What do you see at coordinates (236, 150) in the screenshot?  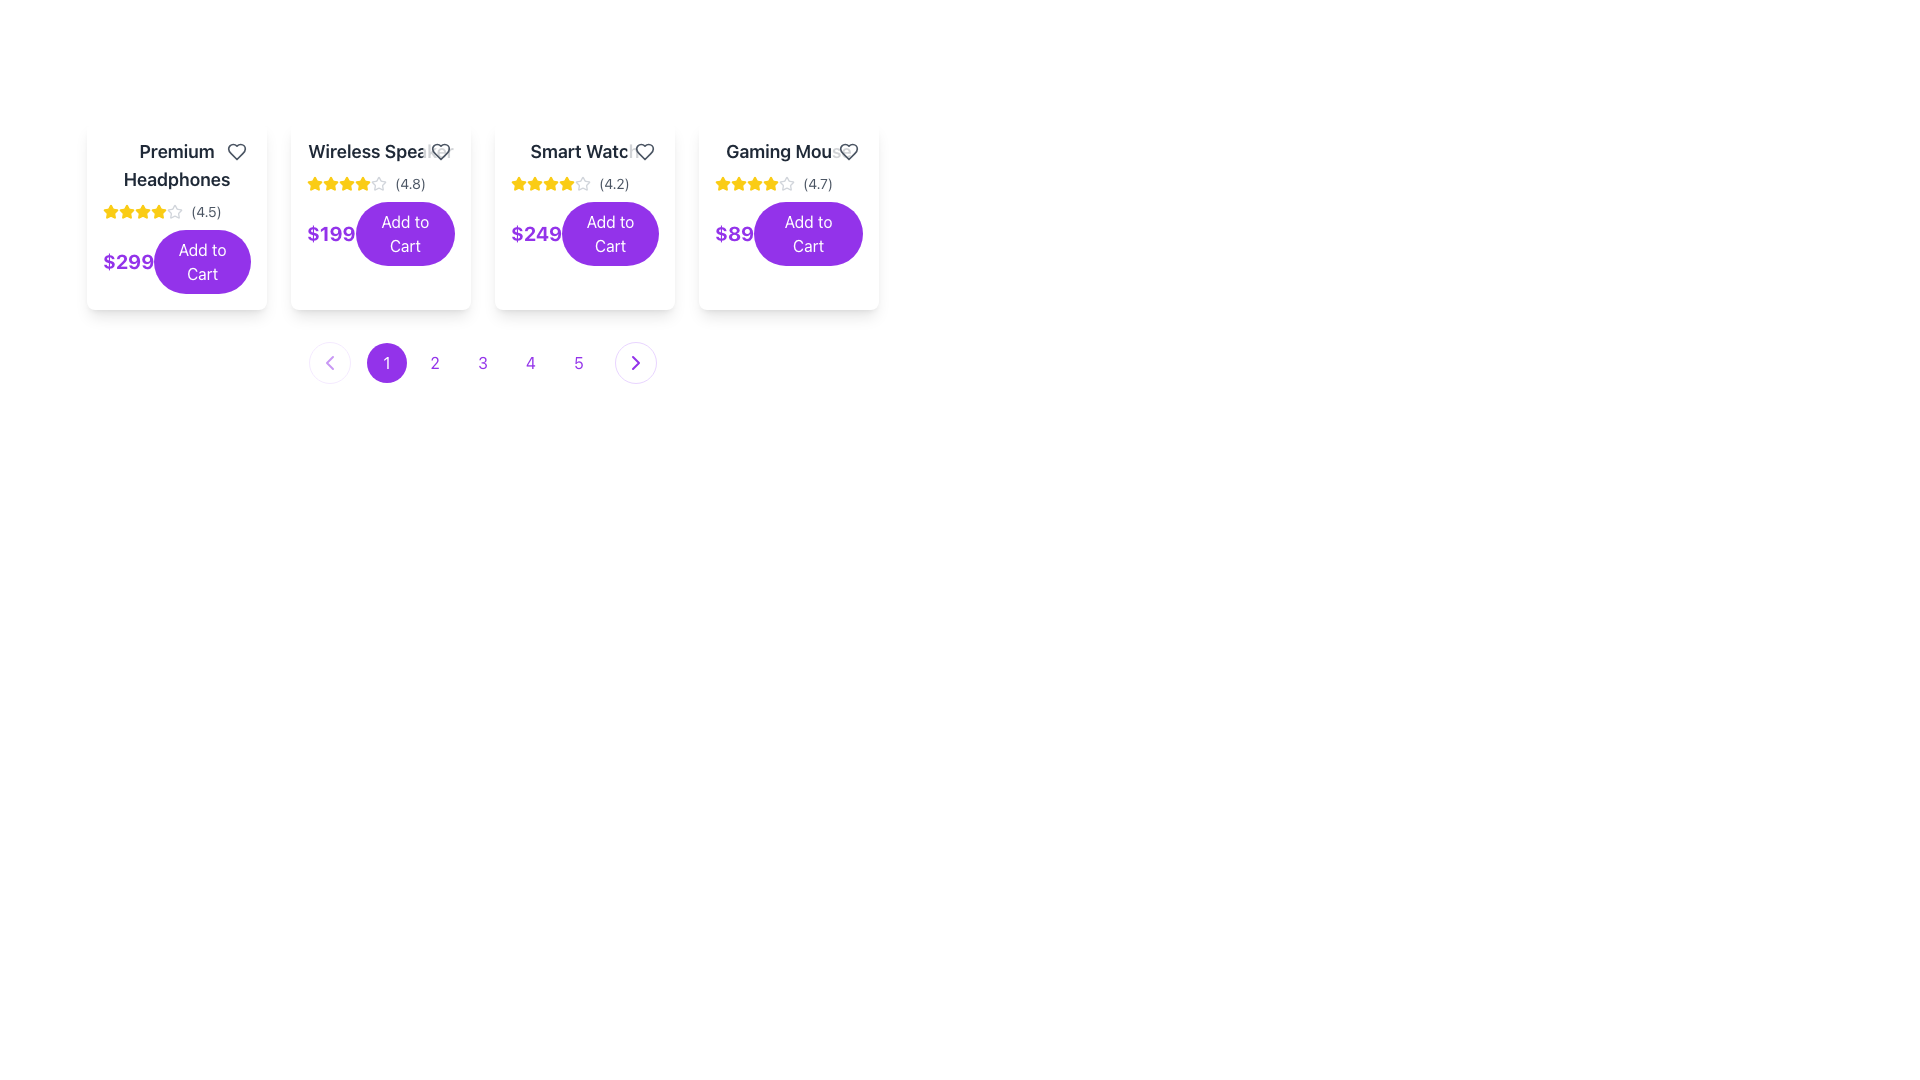 I see `the heart-shaped icon button located at the top-right corner of the 'Premium Headphones' card, which turns red on hover` at bounding box center [236, 150].